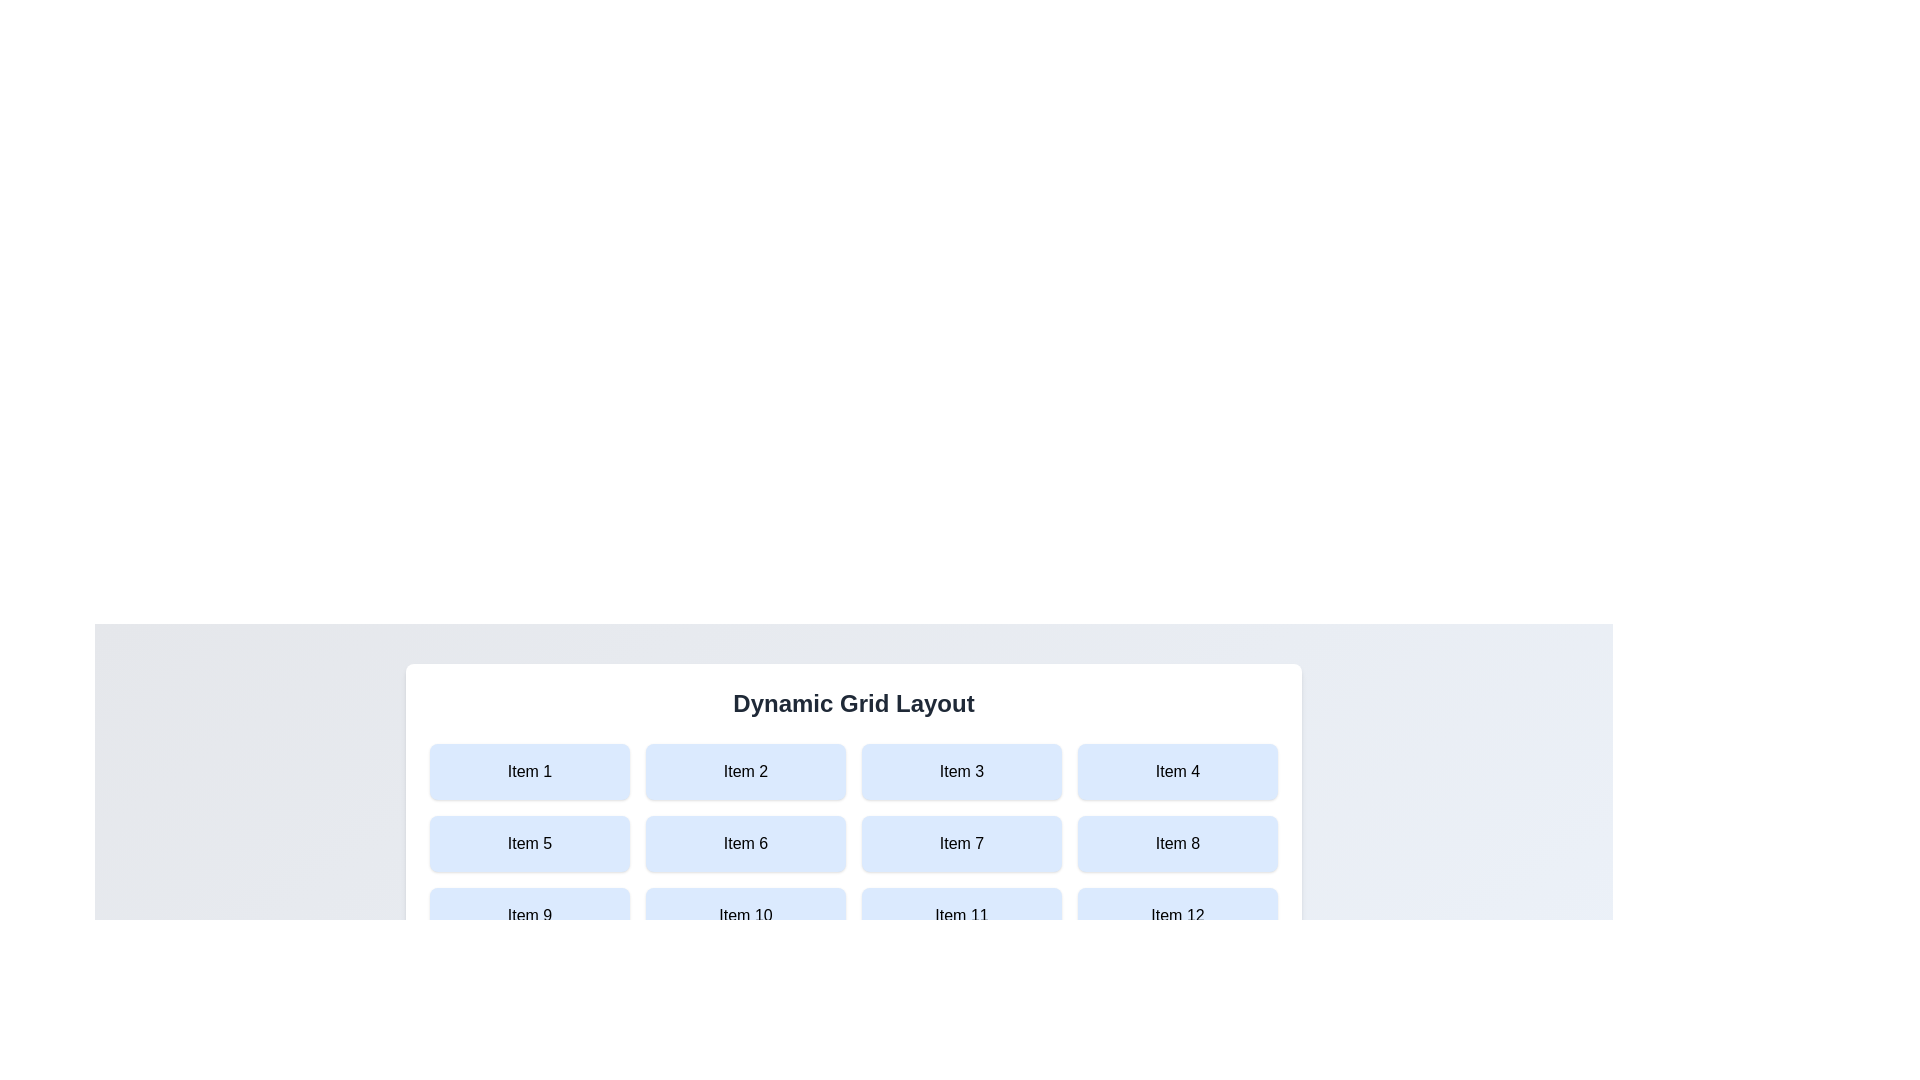  What do you see at coordinates (961, 770) in the screenshot?
I see `the visual representation for 'Item 3' in the grid` at bounding box center [961, 770].